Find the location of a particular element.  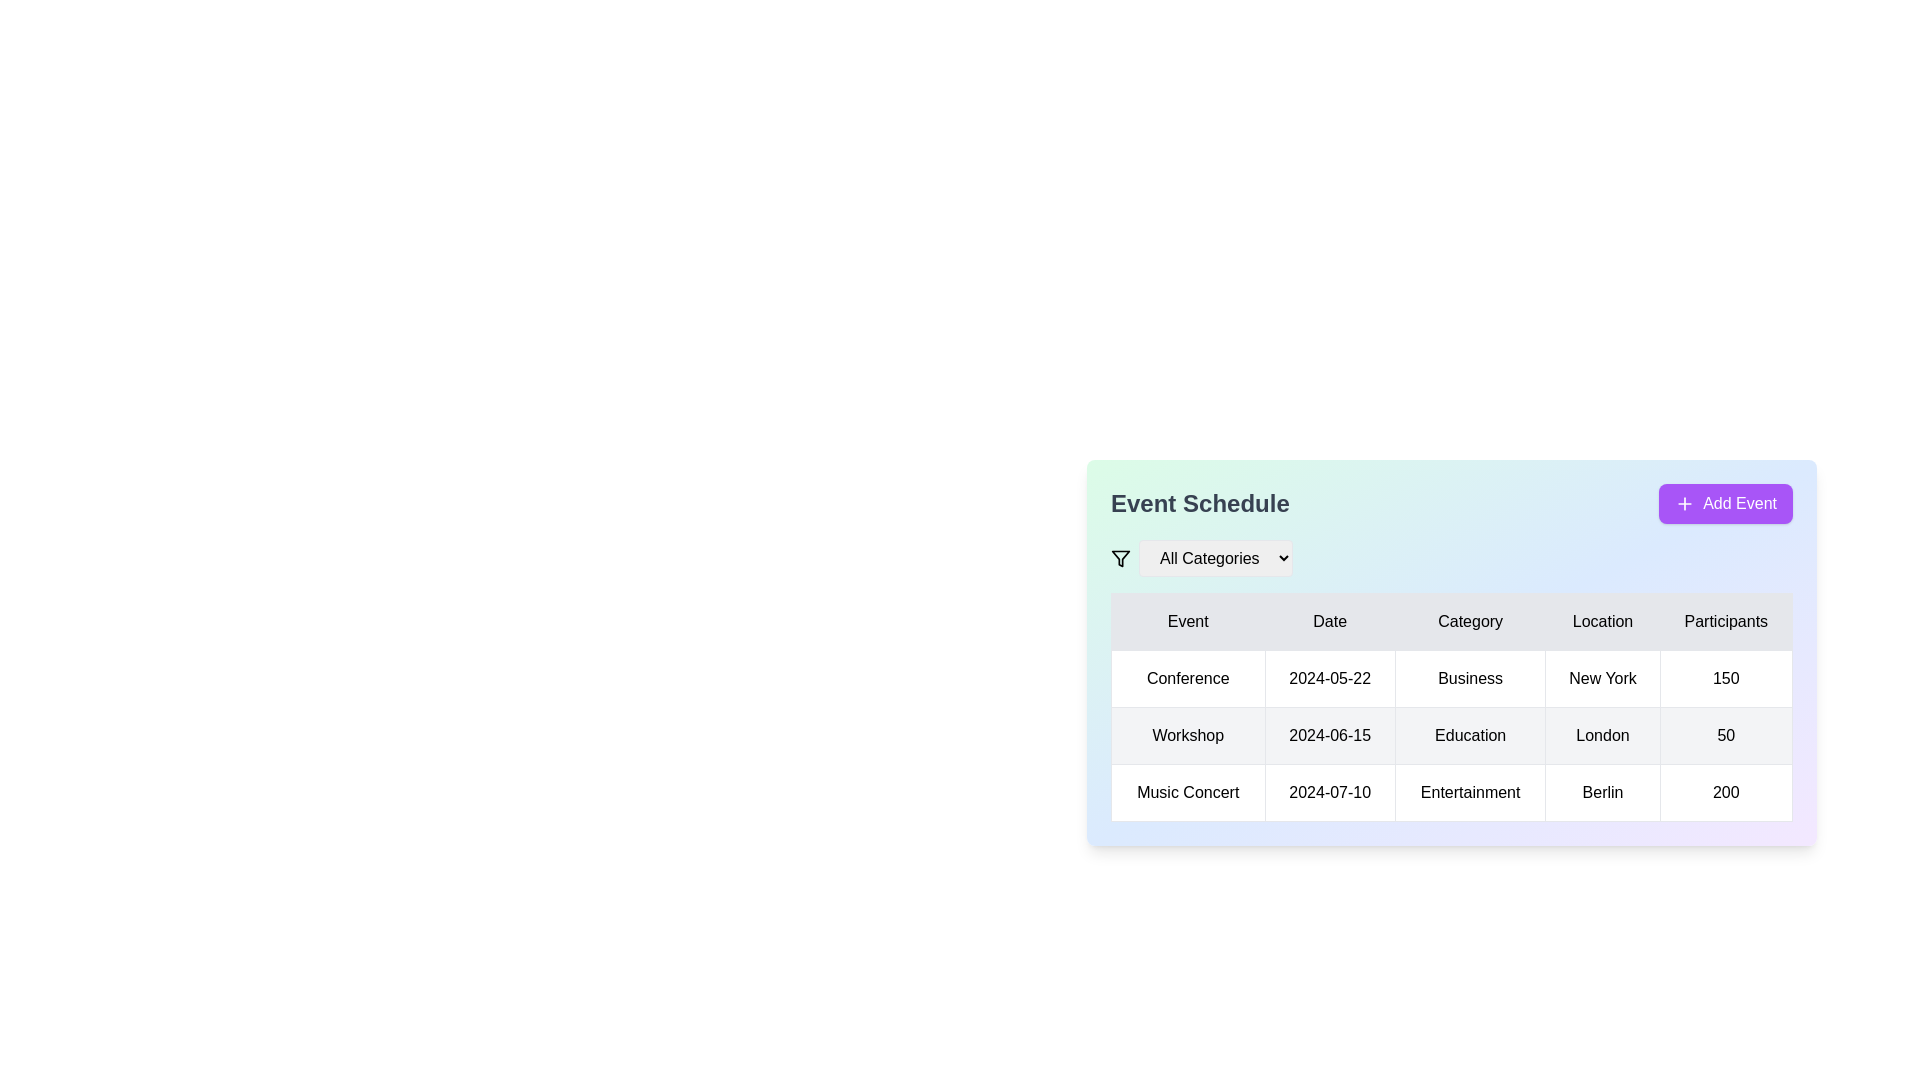

the dropdown menu labeled 'All Categories' to activate the selection is located at coordinates (1214, 558).